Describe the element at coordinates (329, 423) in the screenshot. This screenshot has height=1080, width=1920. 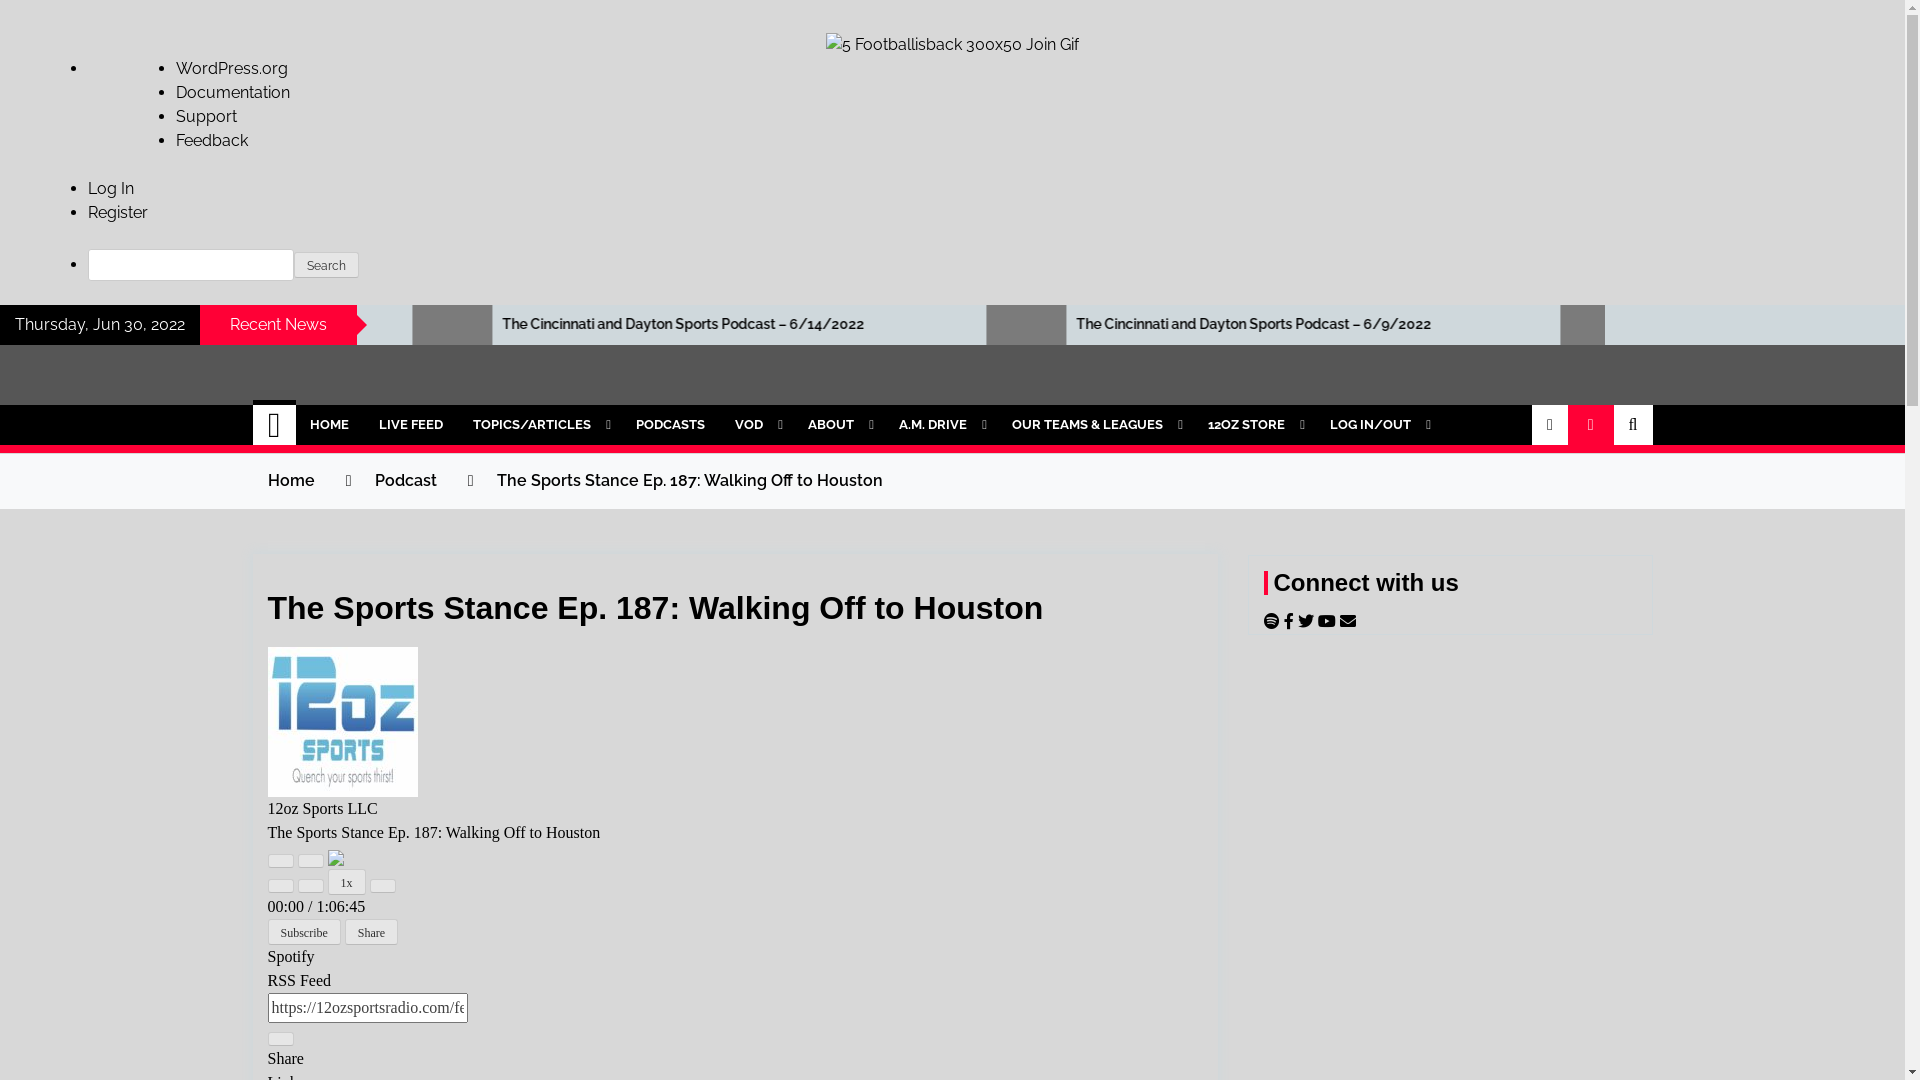
I see `'HOME'` at that location.